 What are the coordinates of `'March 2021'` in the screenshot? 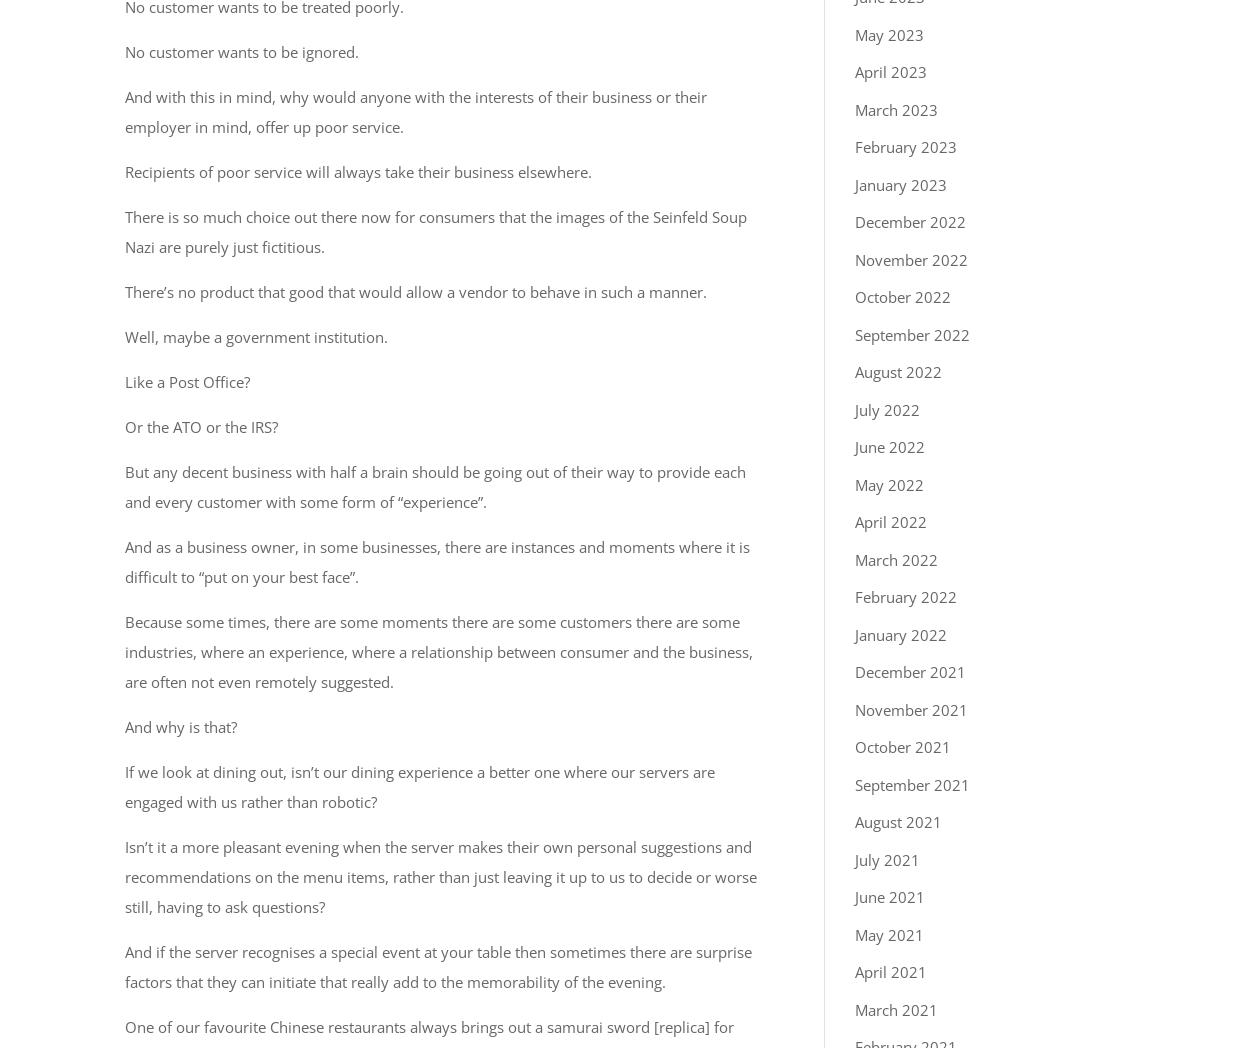 It's located at (854, 1009).